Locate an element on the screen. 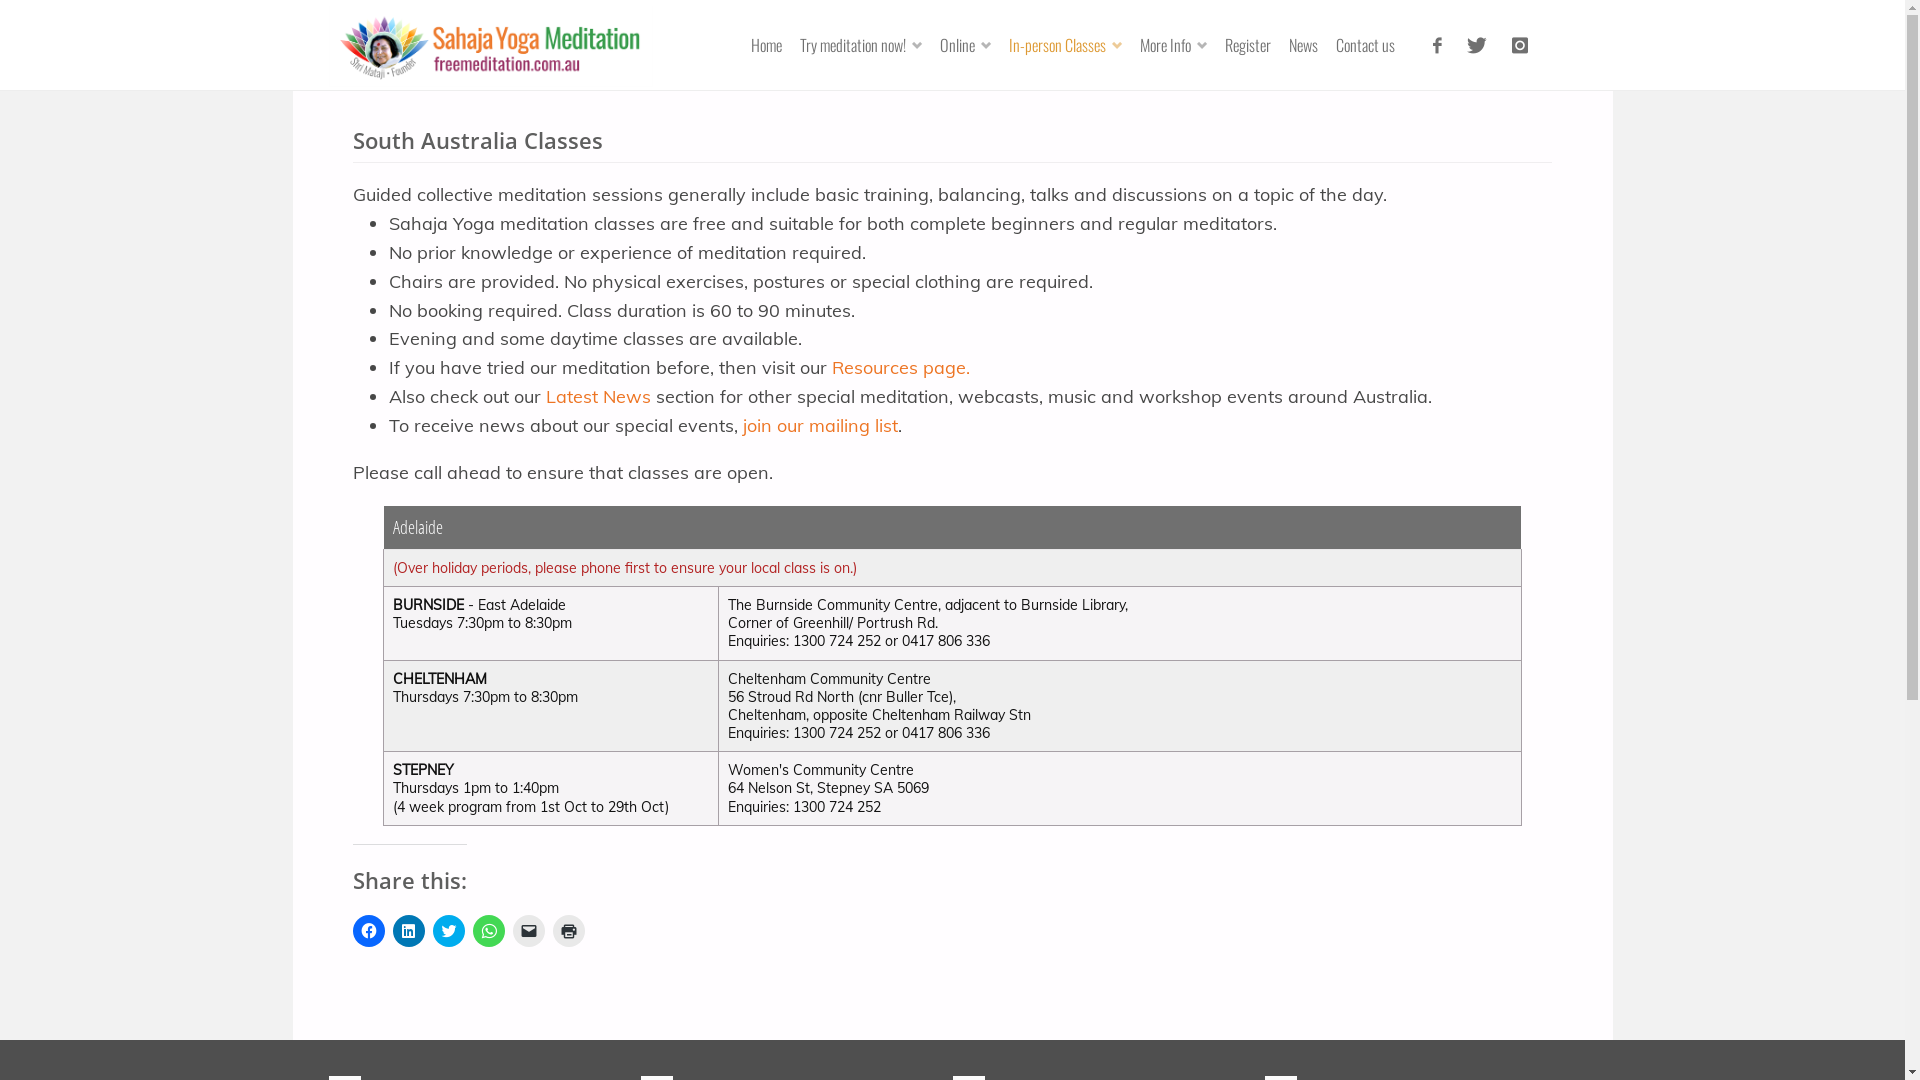 Image resolution: width=1920 pixels, height=1080 pixels. 'Follow on Instagram' is located at coordinates (1498, 45).